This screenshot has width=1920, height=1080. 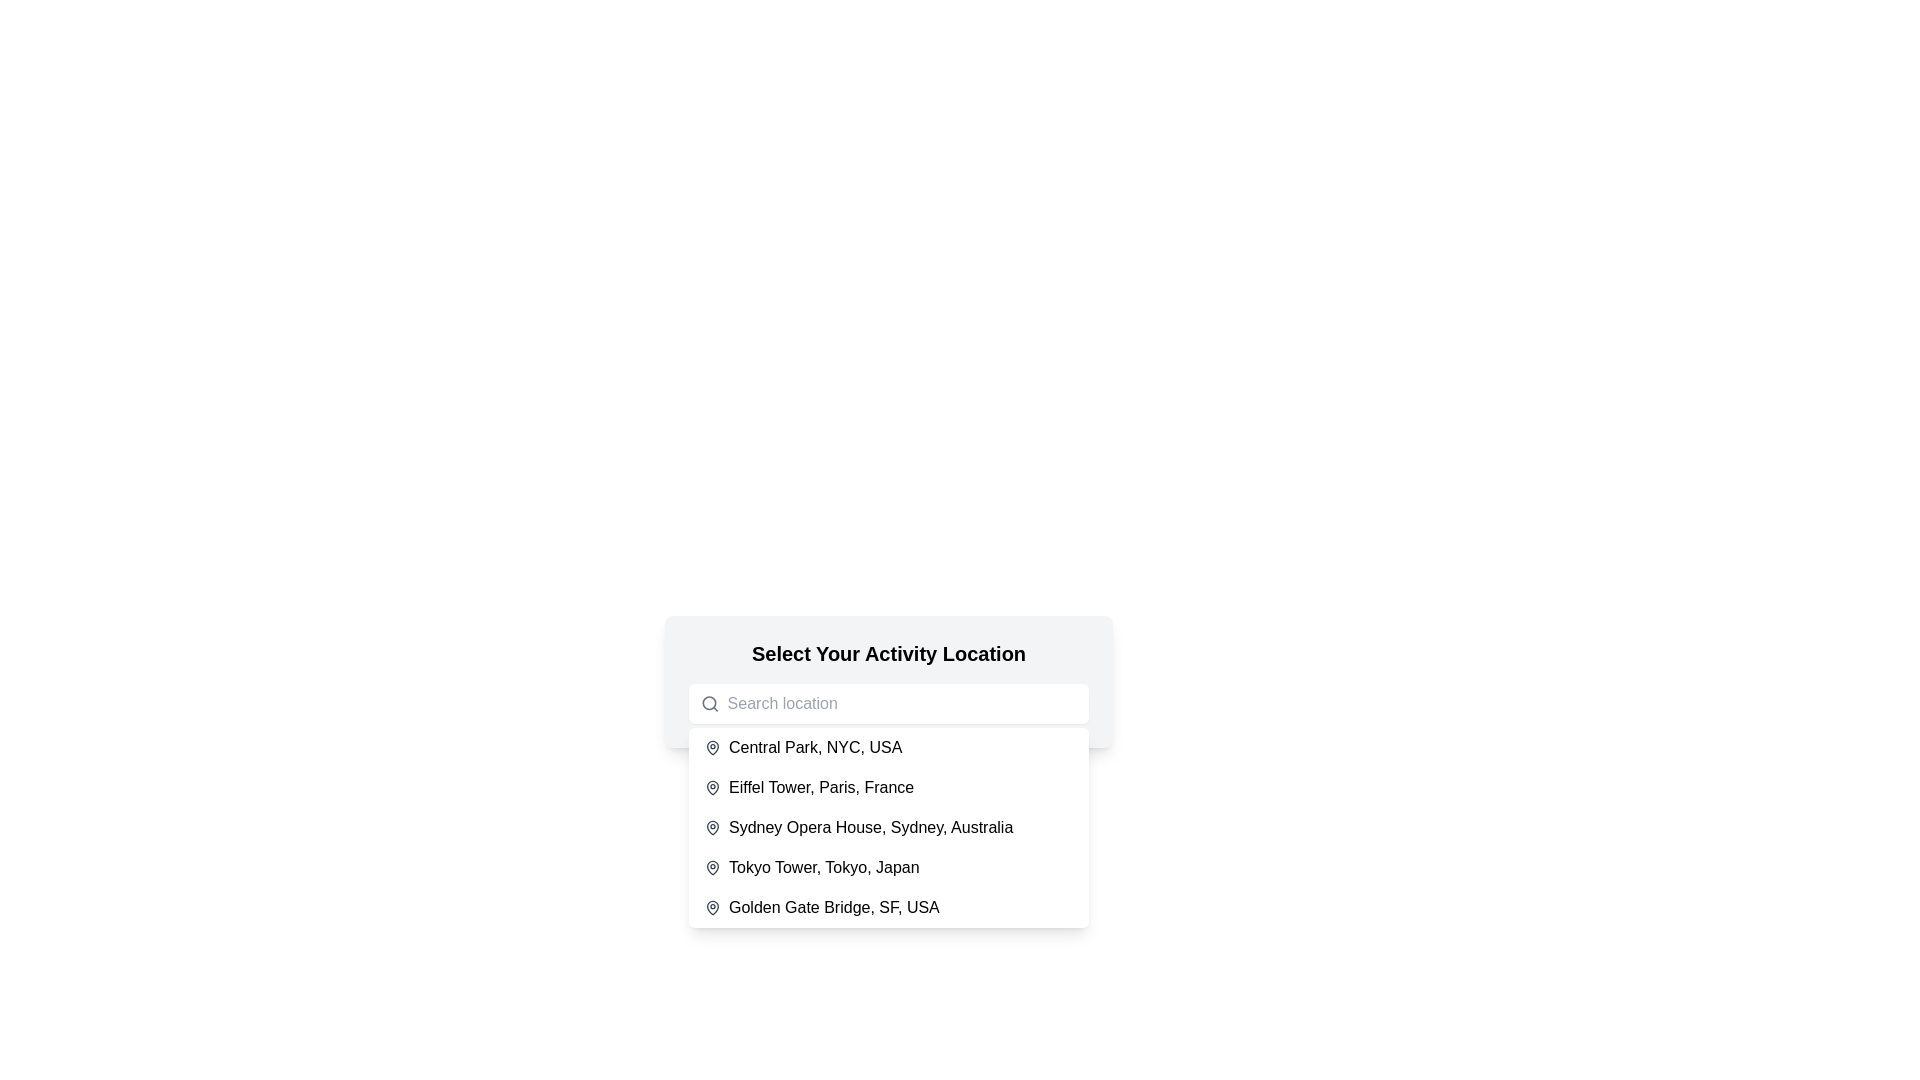 What do you see at coordinates (713, 826) in the screenshot?
I see `the pin icon in the dropdown menu labeled 'Select Your Activity Location' that is positioned to the left of the text 'Sydney Opera House, Sydney, Australia'` at bounding box center [713, 826].